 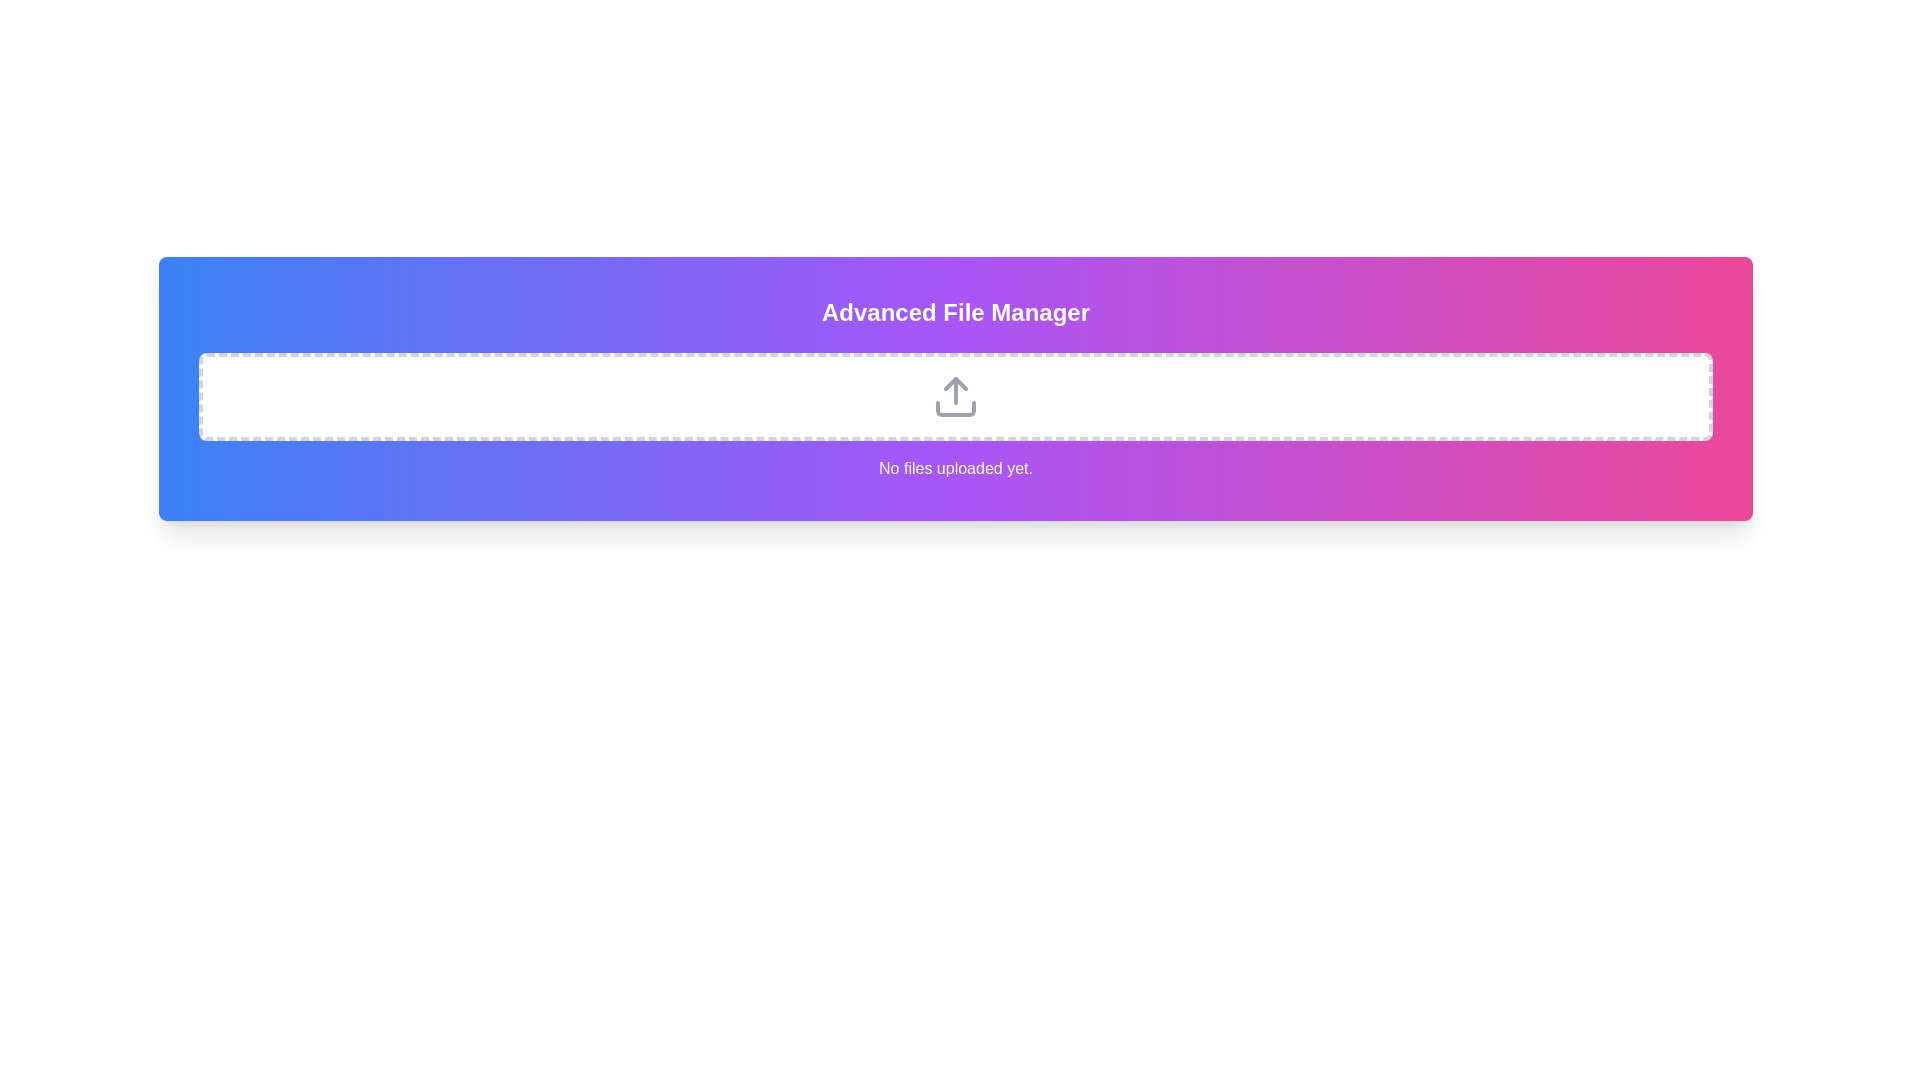 I want to click on the interactive file upload area below the 'Advanced File Manager' text, so click(x=954, y=397).